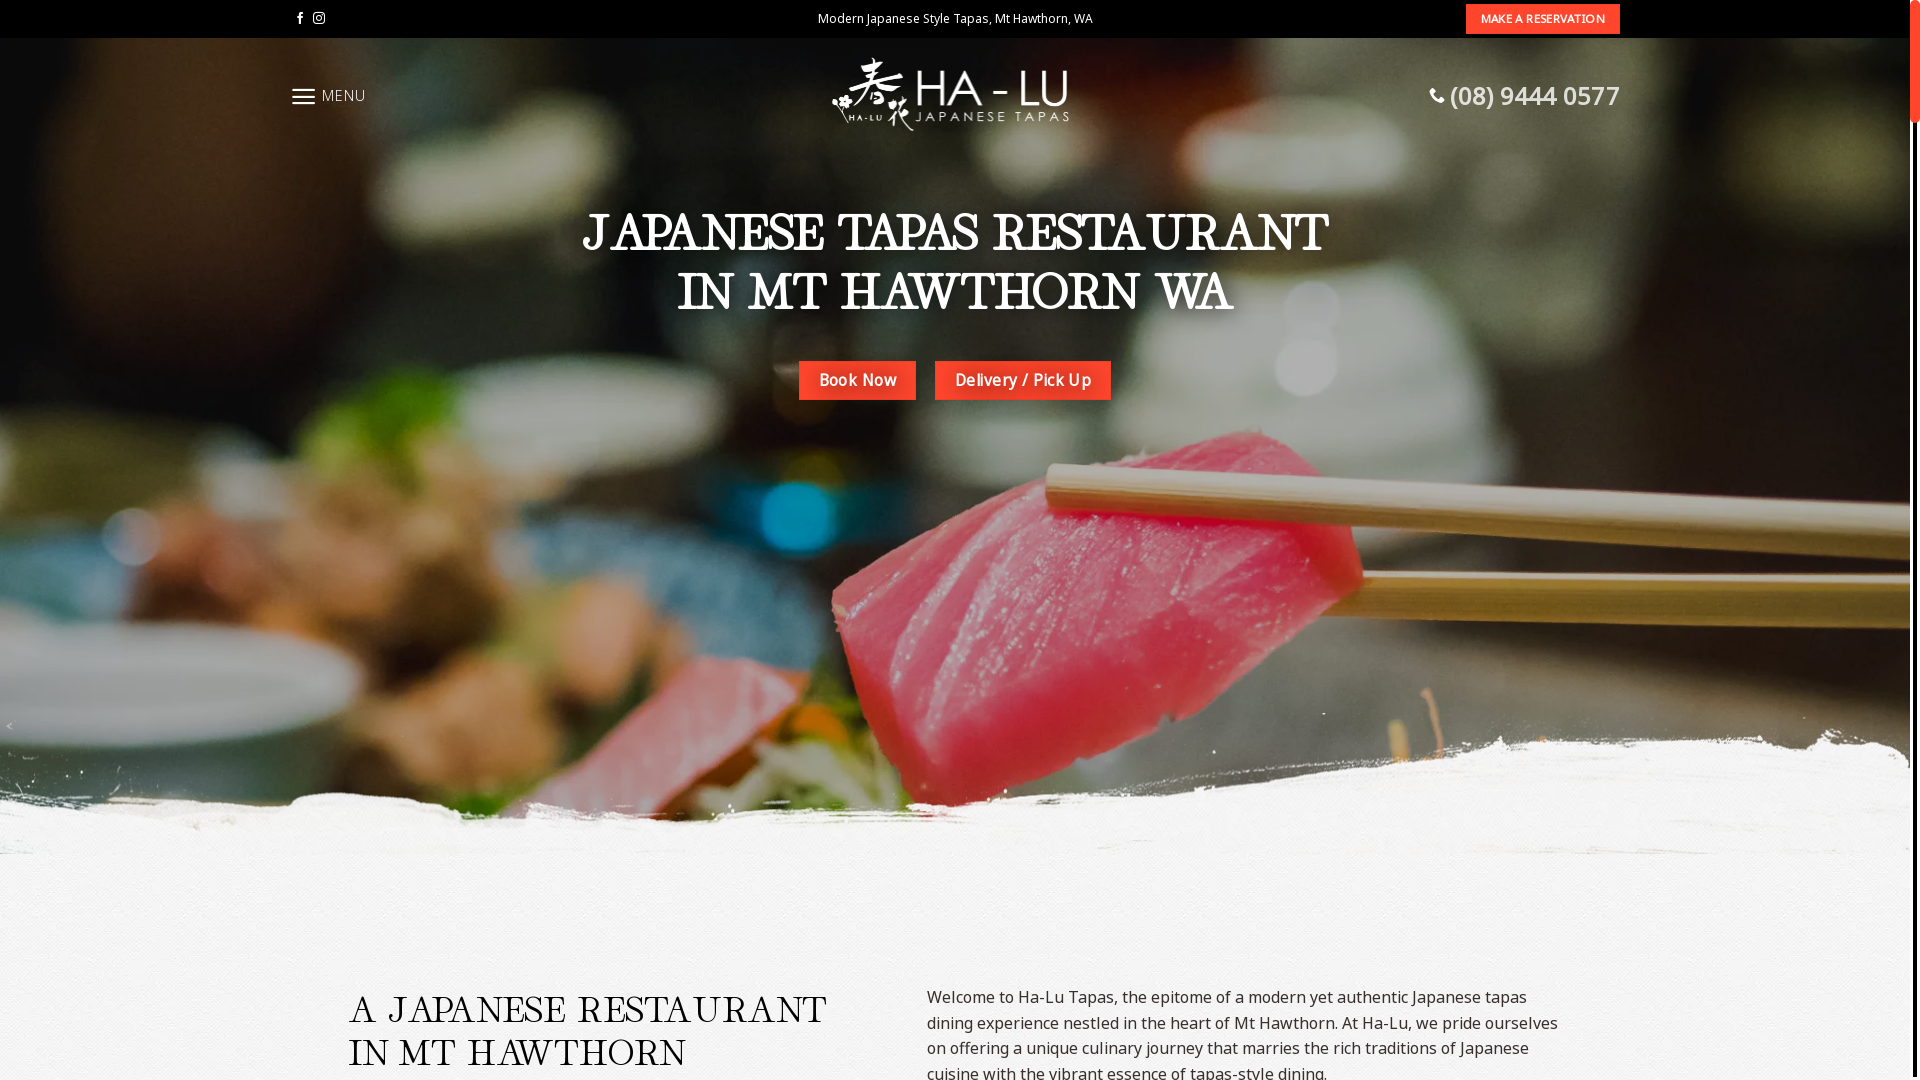 This screenshot has width=1920, height=1080. I want to click on 'Book Now', so click(857, 380).